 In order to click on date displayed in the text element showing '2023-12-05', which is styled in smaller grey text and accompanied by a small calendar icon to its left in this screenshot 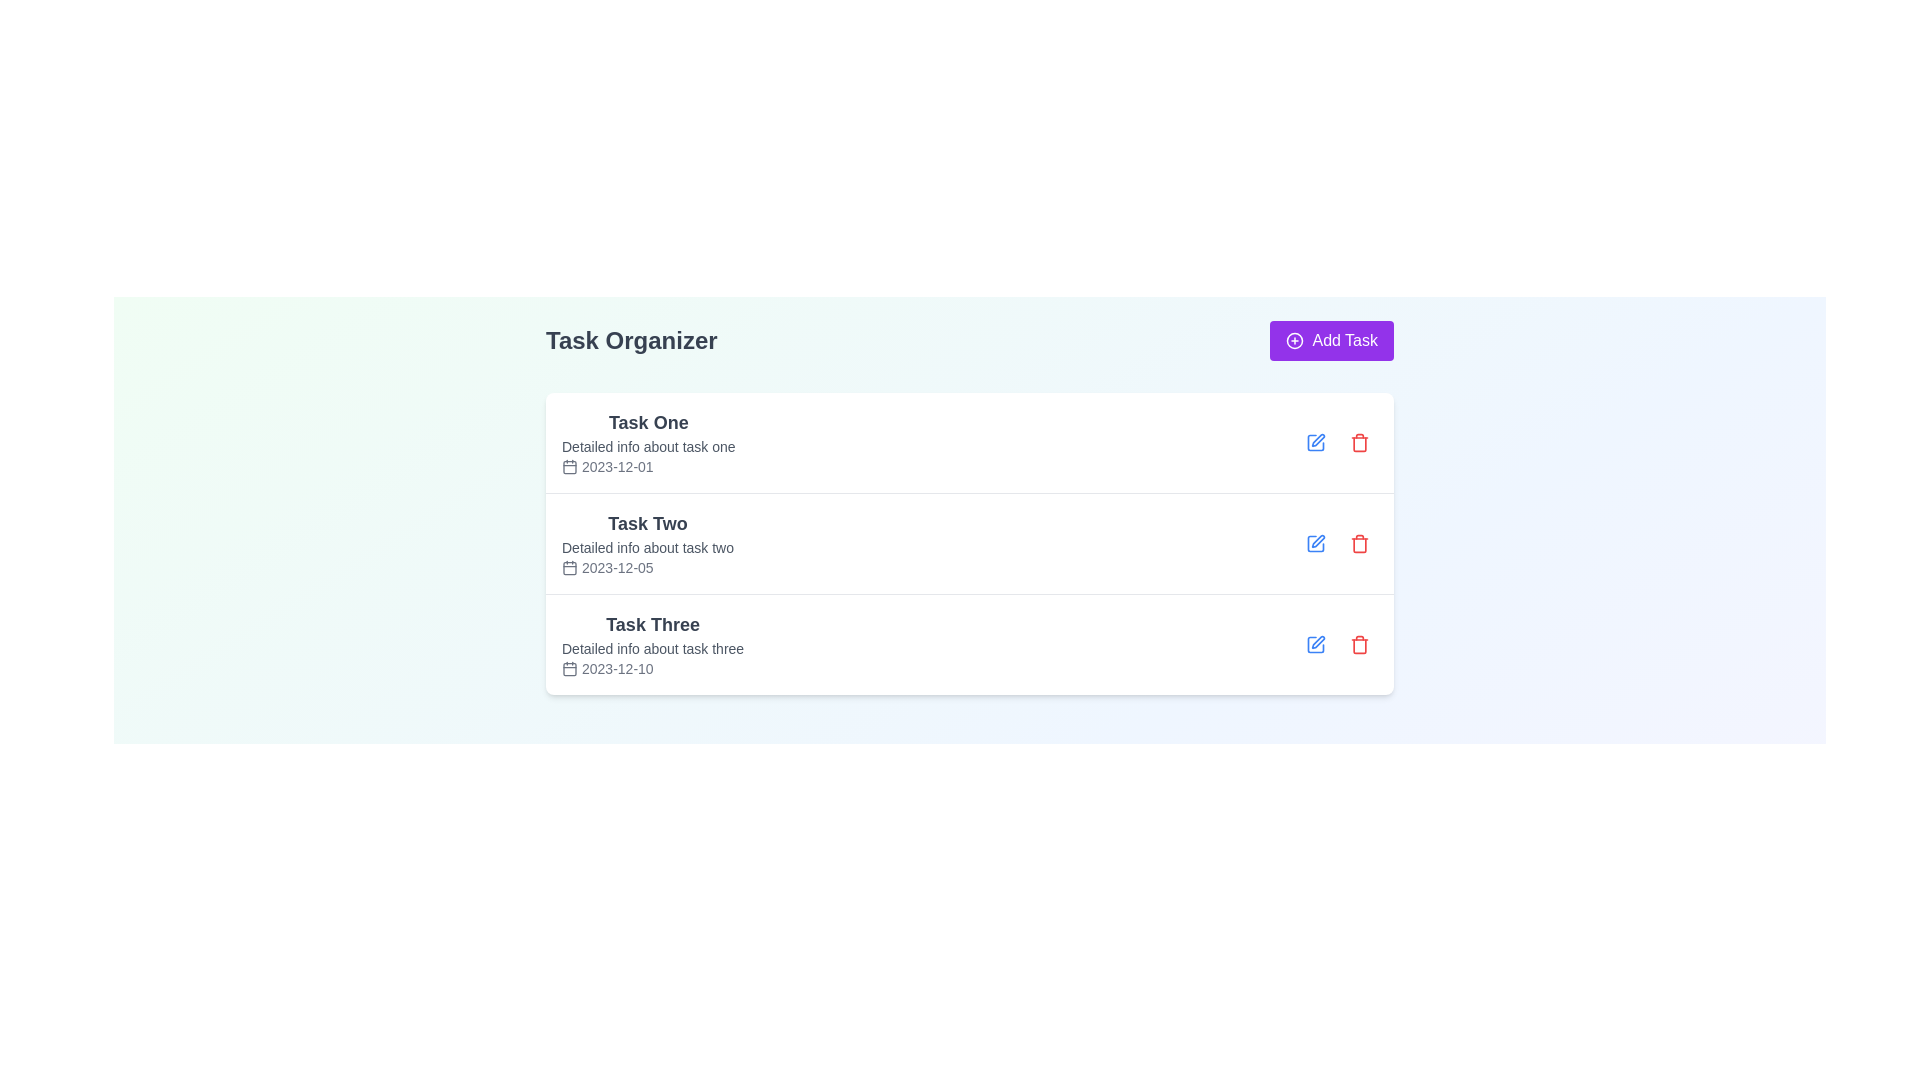, I will do `click(648, 567)`.